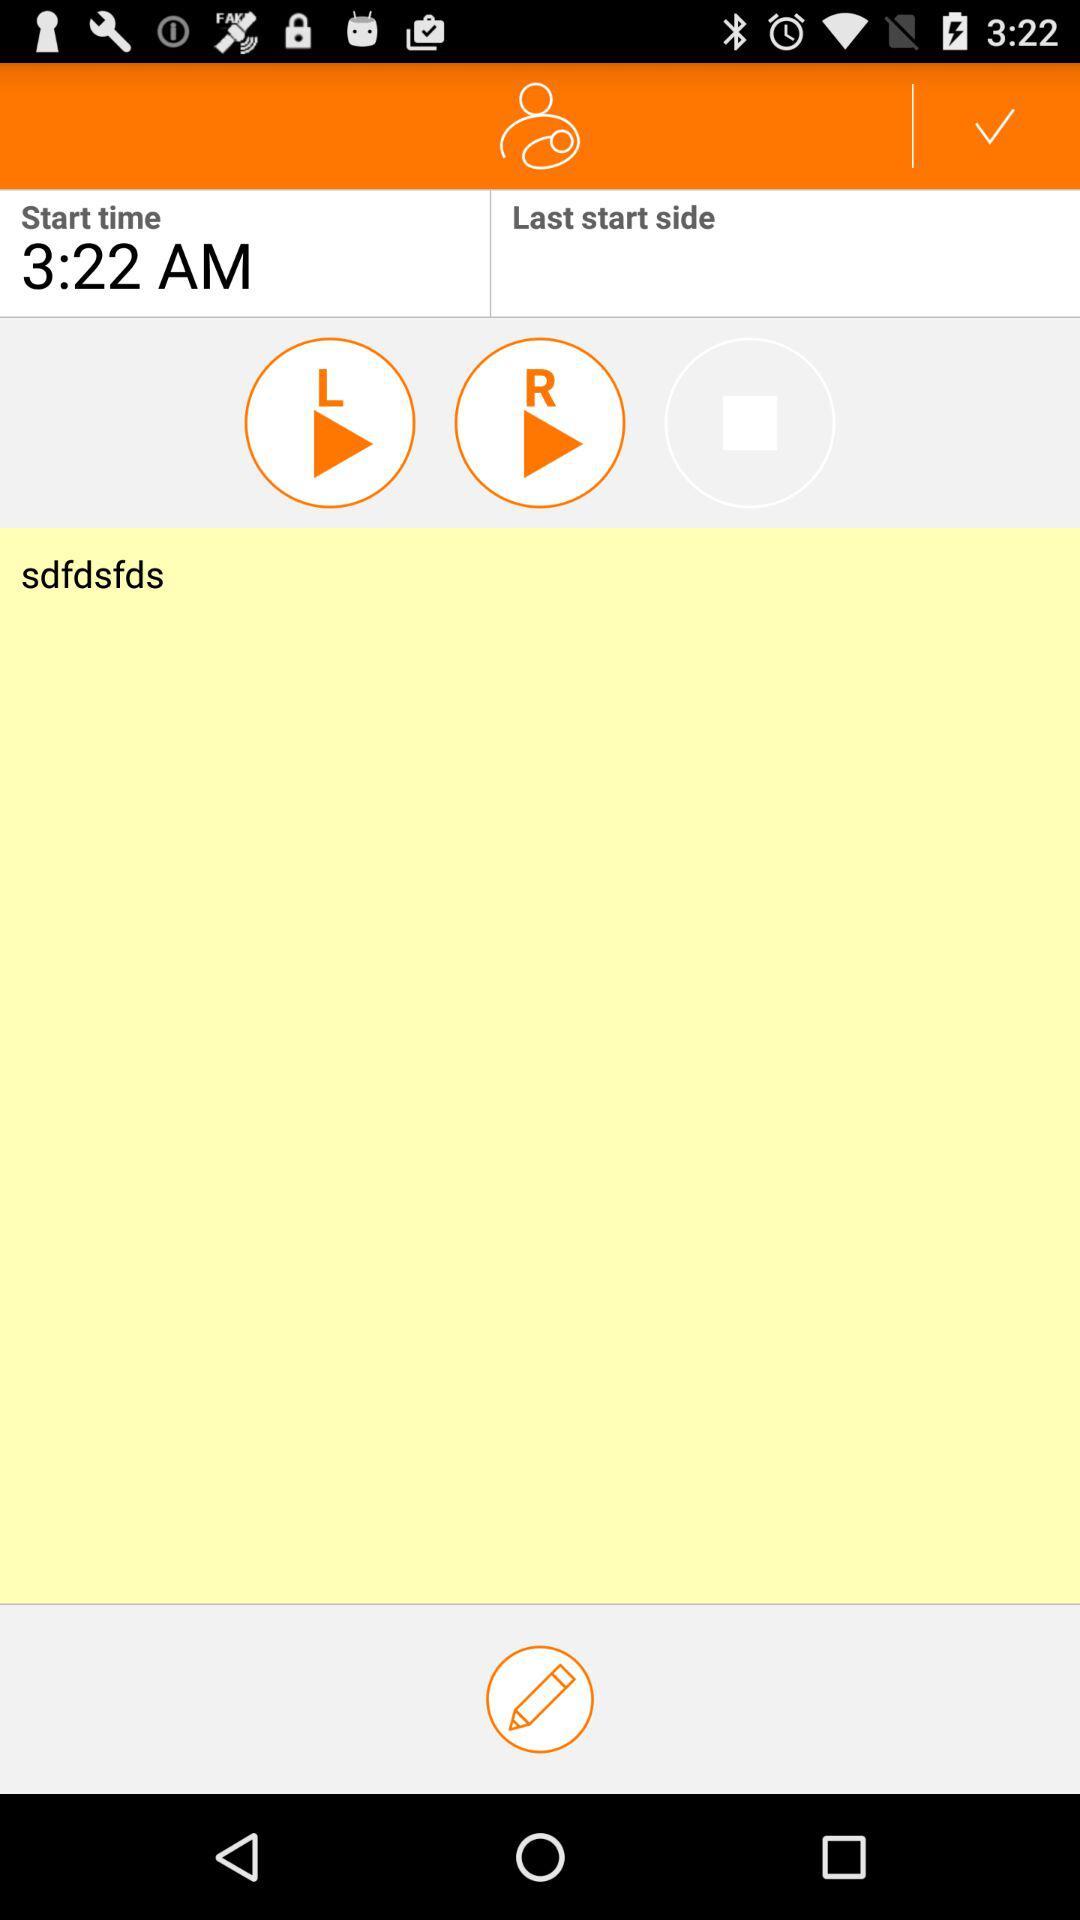 The width and height of the screenshot is (1080, 1920). What do you see at coordinates (995, 133) in the screenshot?
I see `the check icon` at bounding box center [995, 133].